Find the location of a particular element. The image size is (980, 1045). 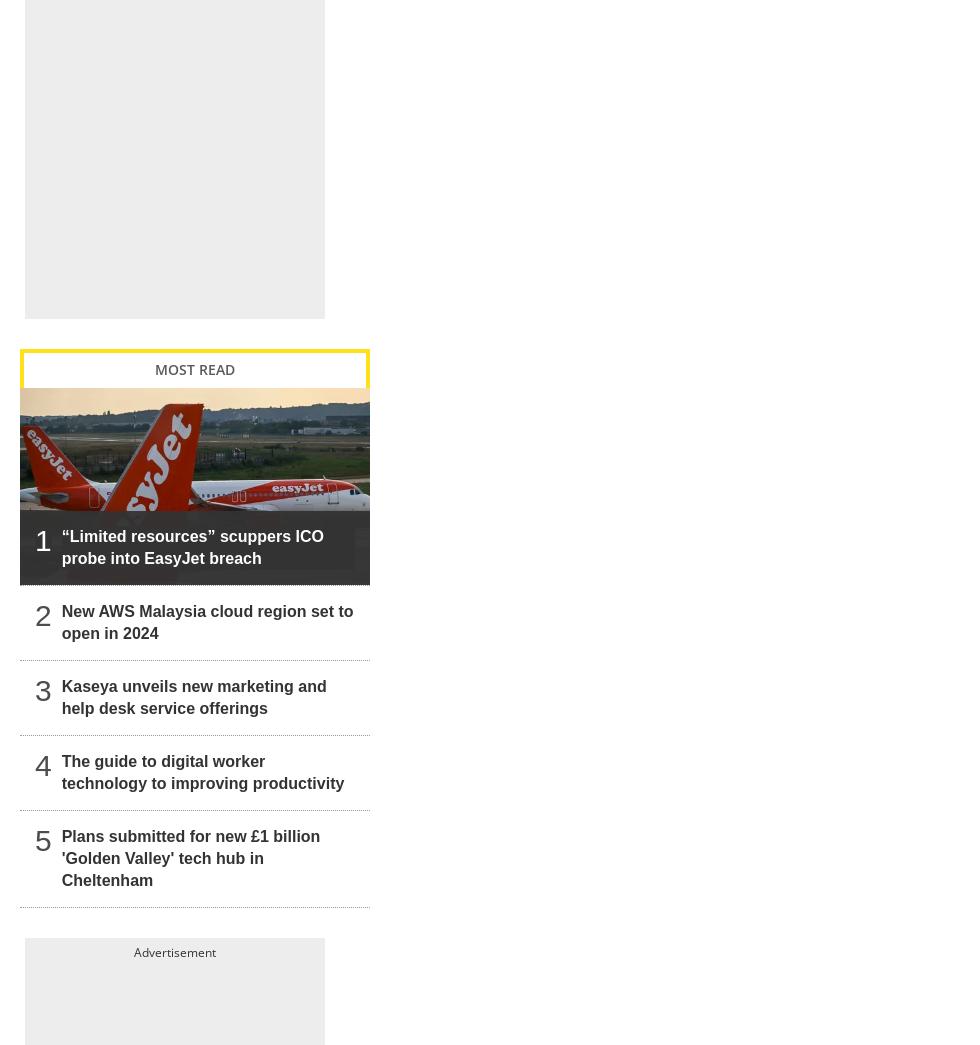

'The guide to digital worker technology to improving productivity' is located at coordinates (202, 750).